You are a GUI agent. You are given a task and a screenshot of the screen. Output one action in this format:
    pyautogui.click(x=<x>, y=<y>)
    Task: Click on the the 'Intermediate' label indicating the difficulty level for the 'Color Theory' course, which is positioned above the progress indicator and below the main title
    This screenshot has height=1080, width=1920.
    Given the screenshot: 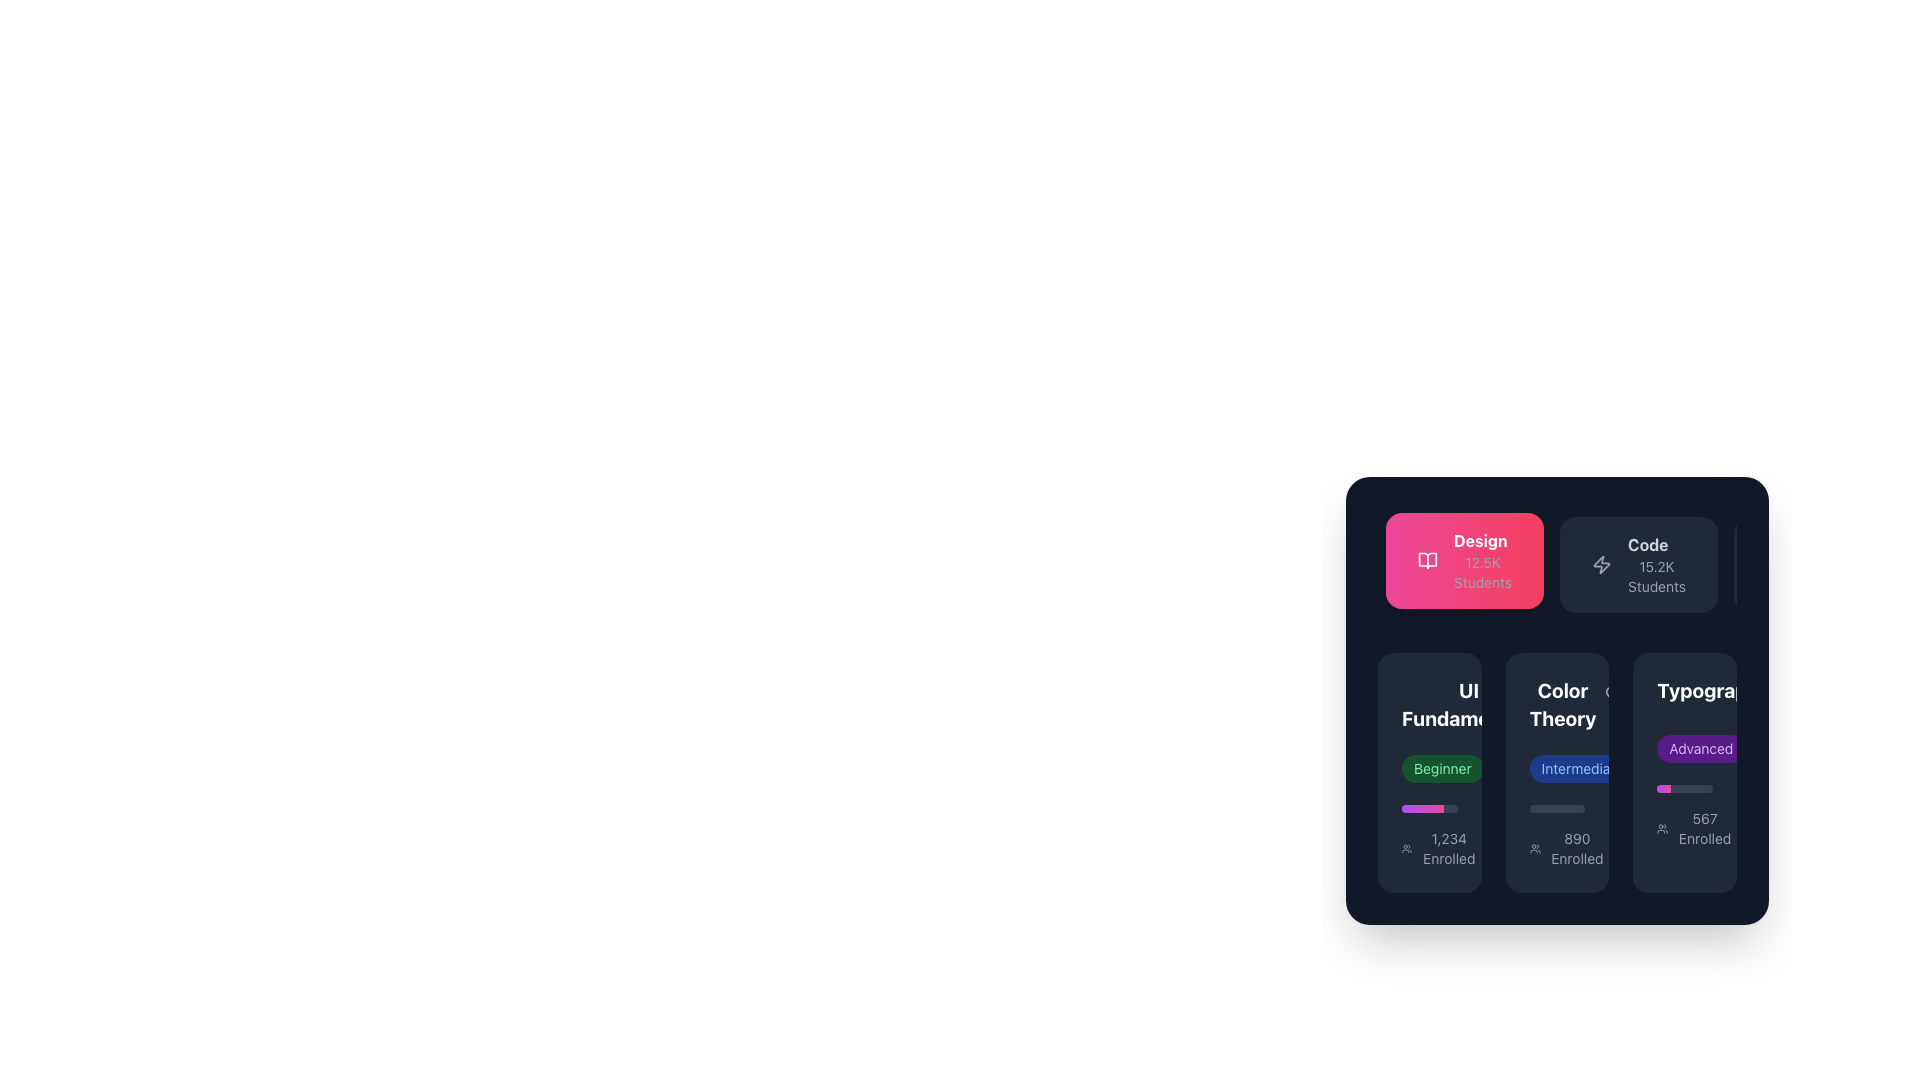 What is the action you would take?
    pyautogui.click(x=1581, y=767)
    